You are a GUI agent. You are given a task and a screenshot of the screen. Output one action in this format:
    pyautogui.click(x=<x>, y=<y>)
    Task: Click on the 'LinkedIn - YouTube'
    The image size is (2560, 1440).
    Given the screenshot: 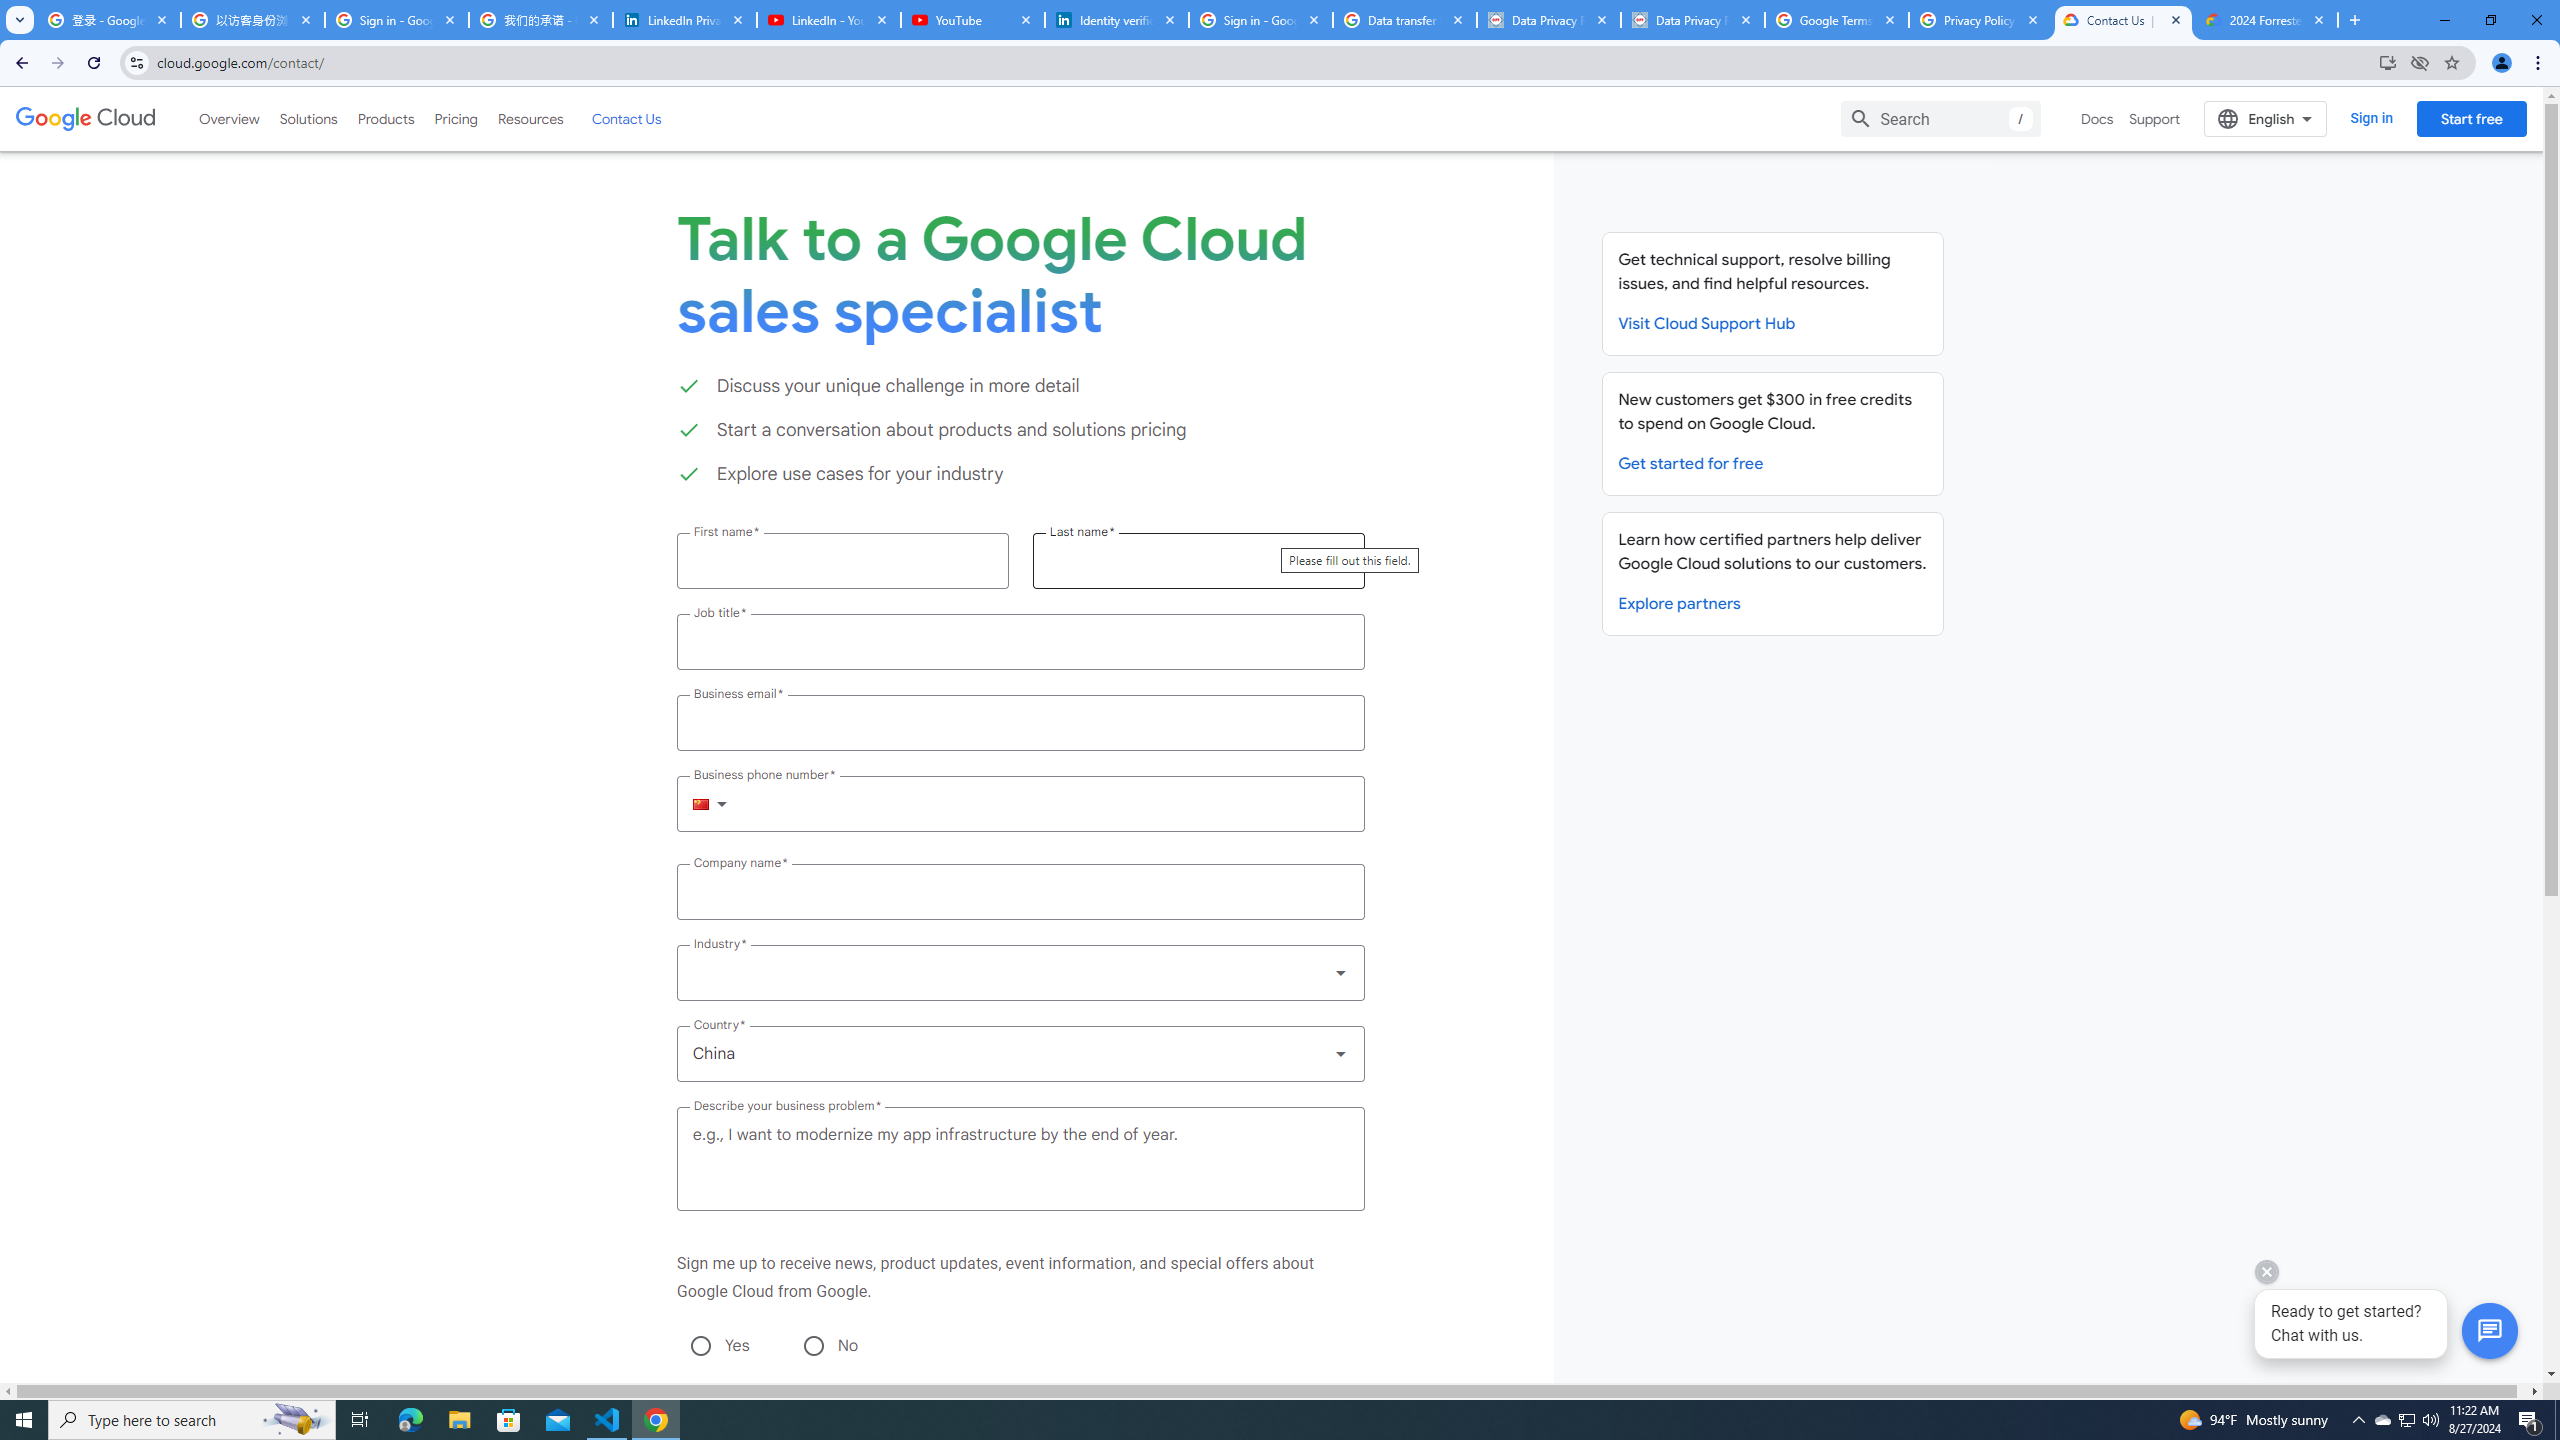 What is the action you would take?
    pyautogui.click(x=827, y=19)
    